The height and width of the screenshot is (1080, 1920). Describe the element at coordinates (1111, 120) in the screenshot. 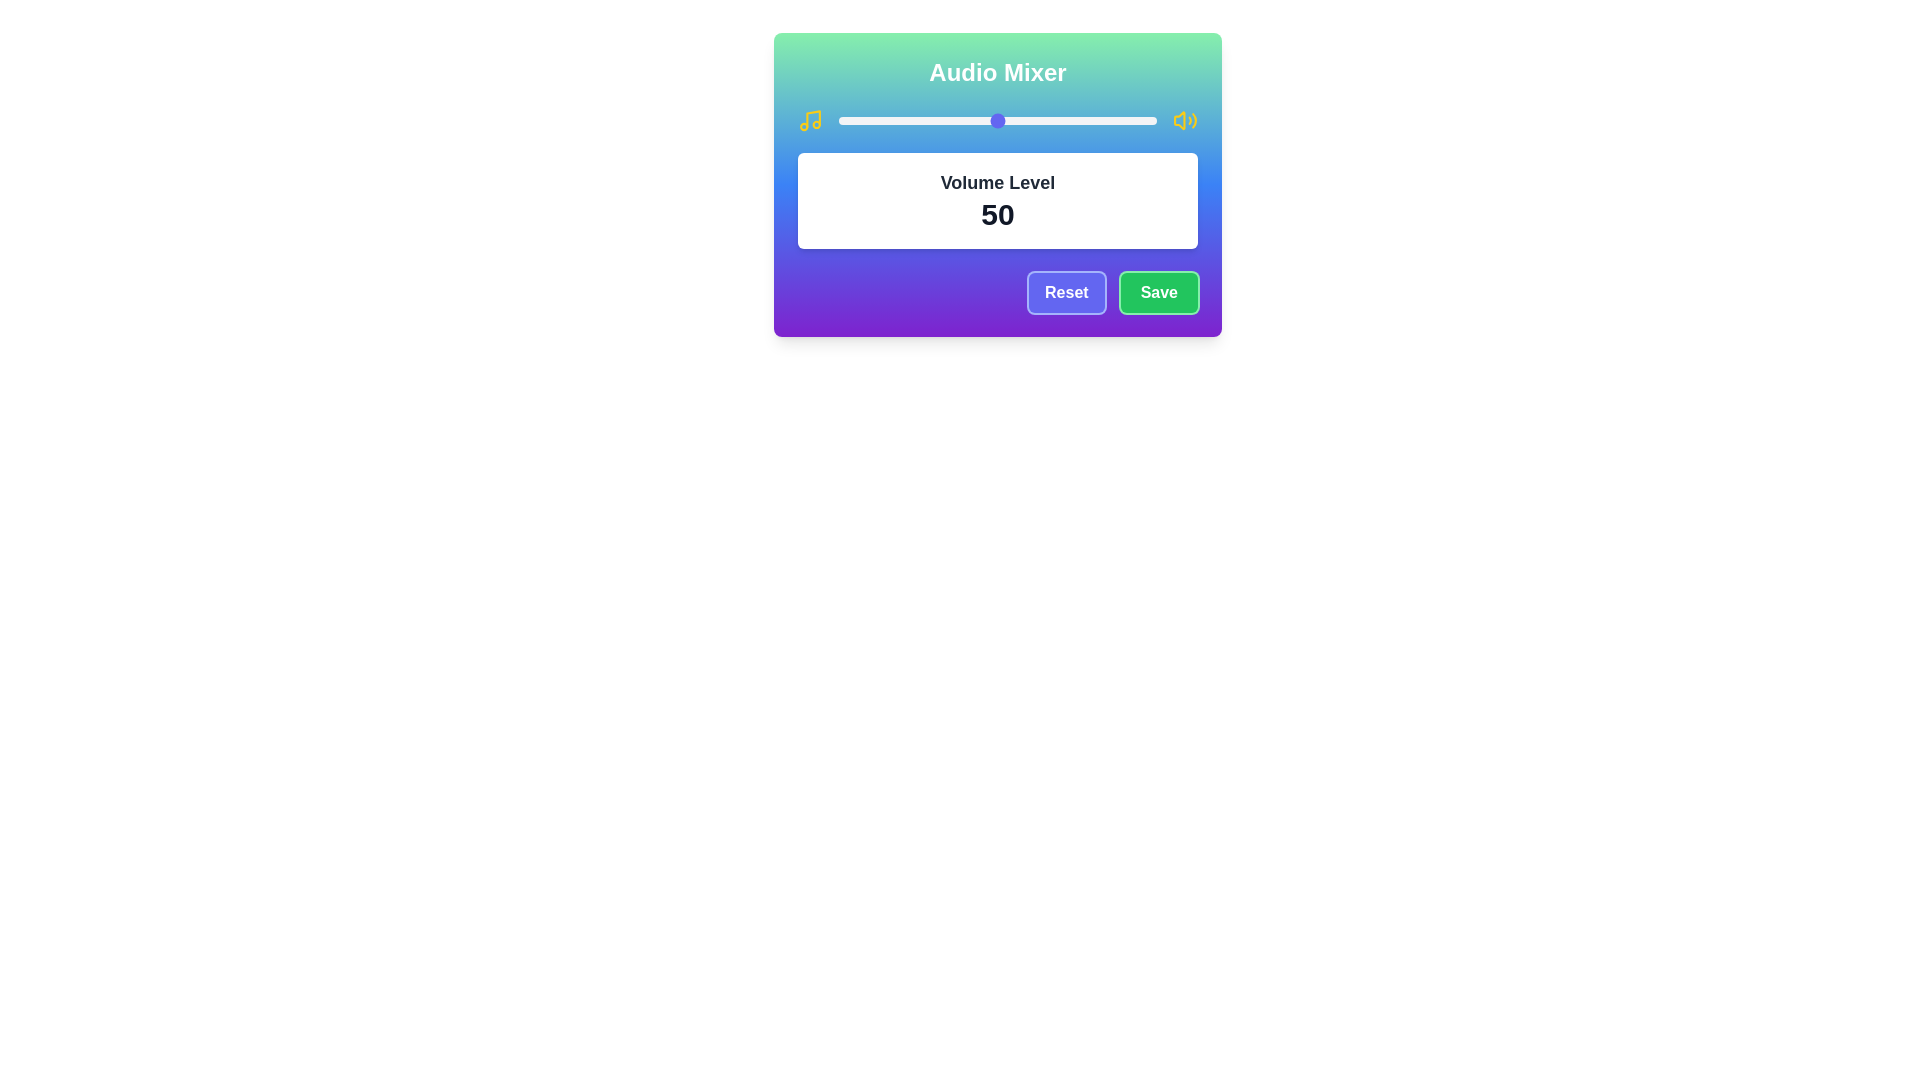

I see `the volume level` at that location.